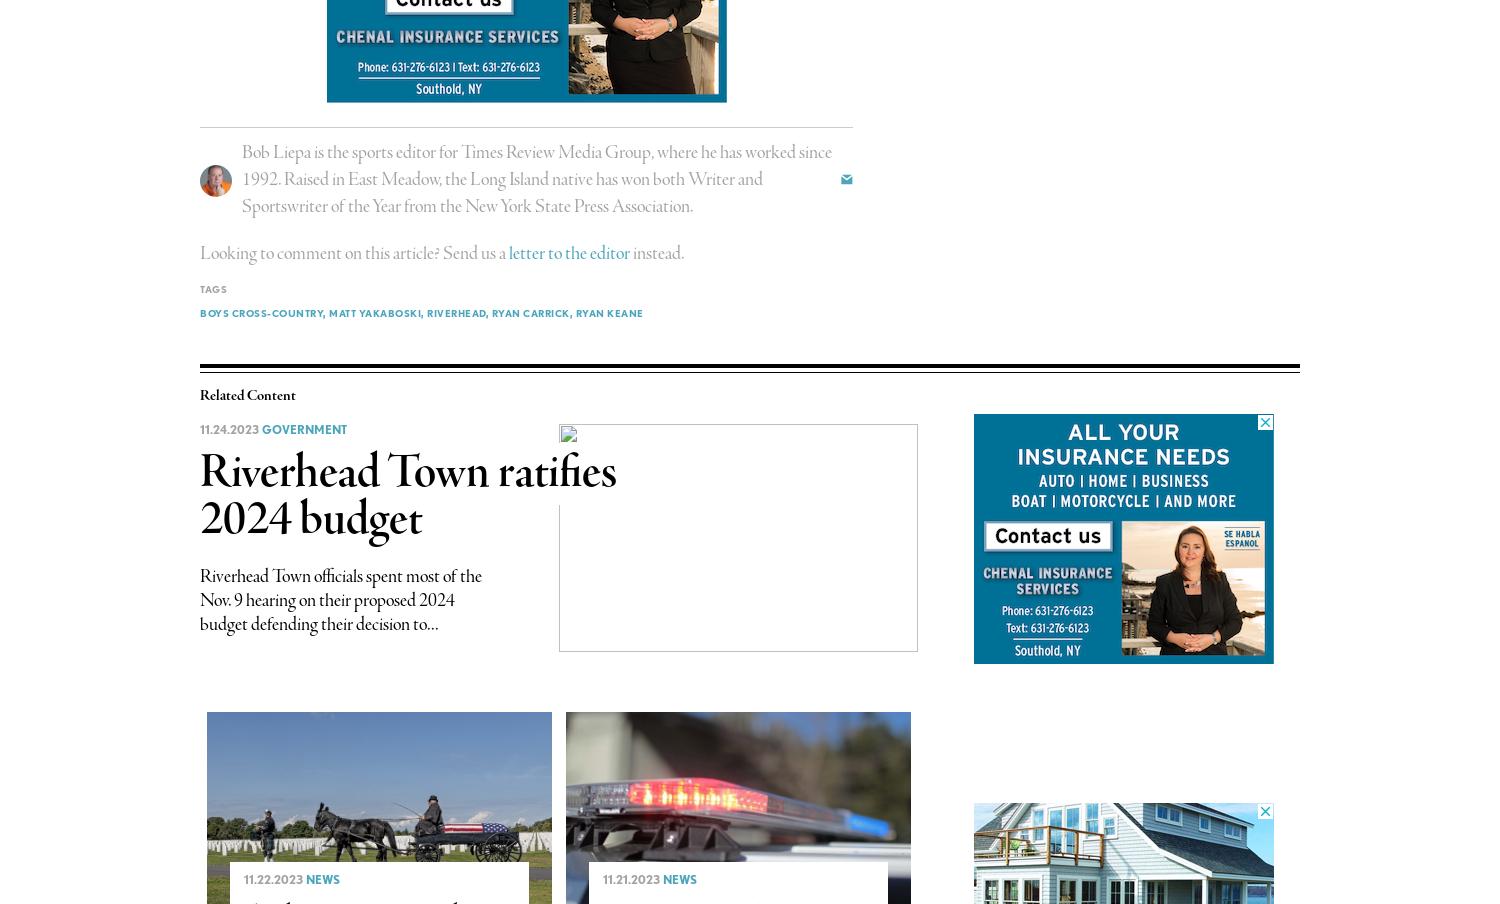 The height and width of the screenshot is (904, 1500). Describe the element at coordinates (339, 599) in the screenshot. I see `'Riverhead Town officials spent most of the Nov. 9 hearing on their proposed 2024 budget defending their decision to...'` at that location.